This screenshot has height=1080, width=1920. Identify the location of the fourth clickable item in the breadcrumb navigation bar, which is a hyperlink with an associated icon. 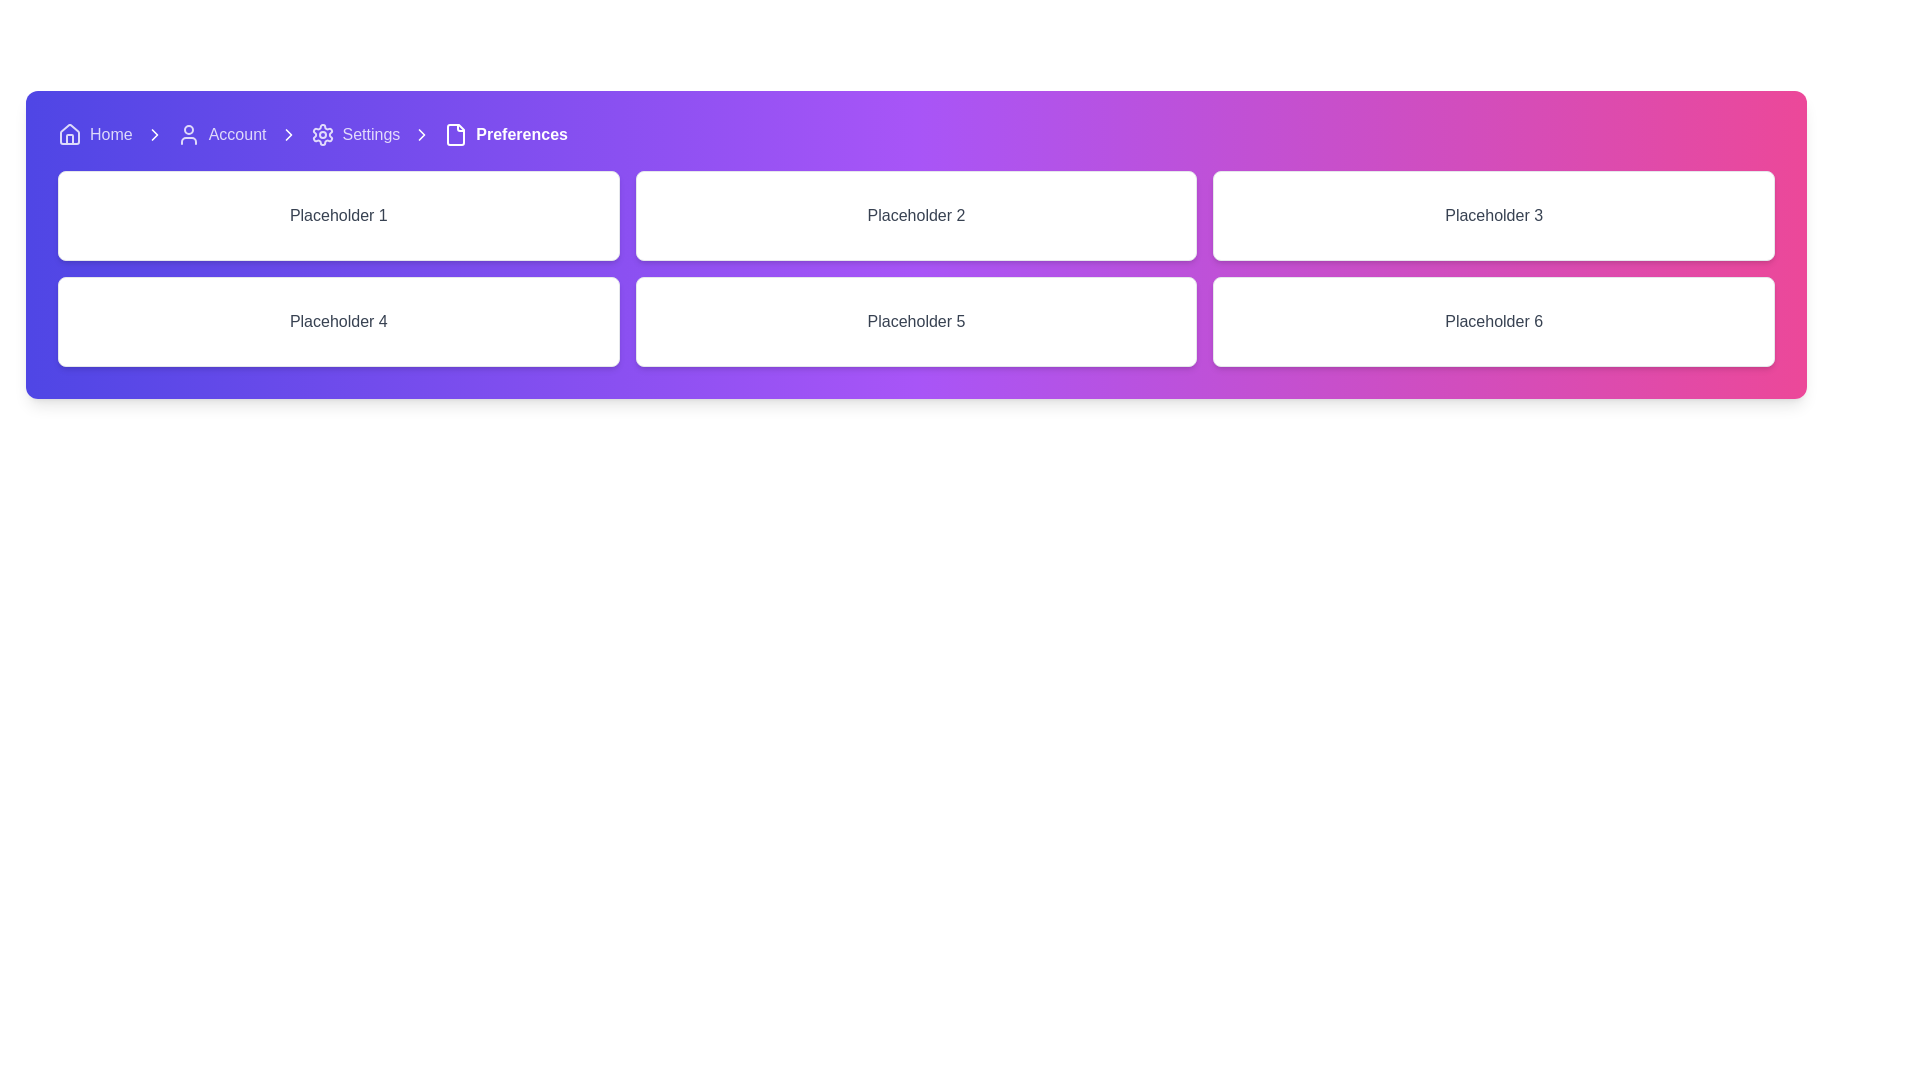
(355, 135).